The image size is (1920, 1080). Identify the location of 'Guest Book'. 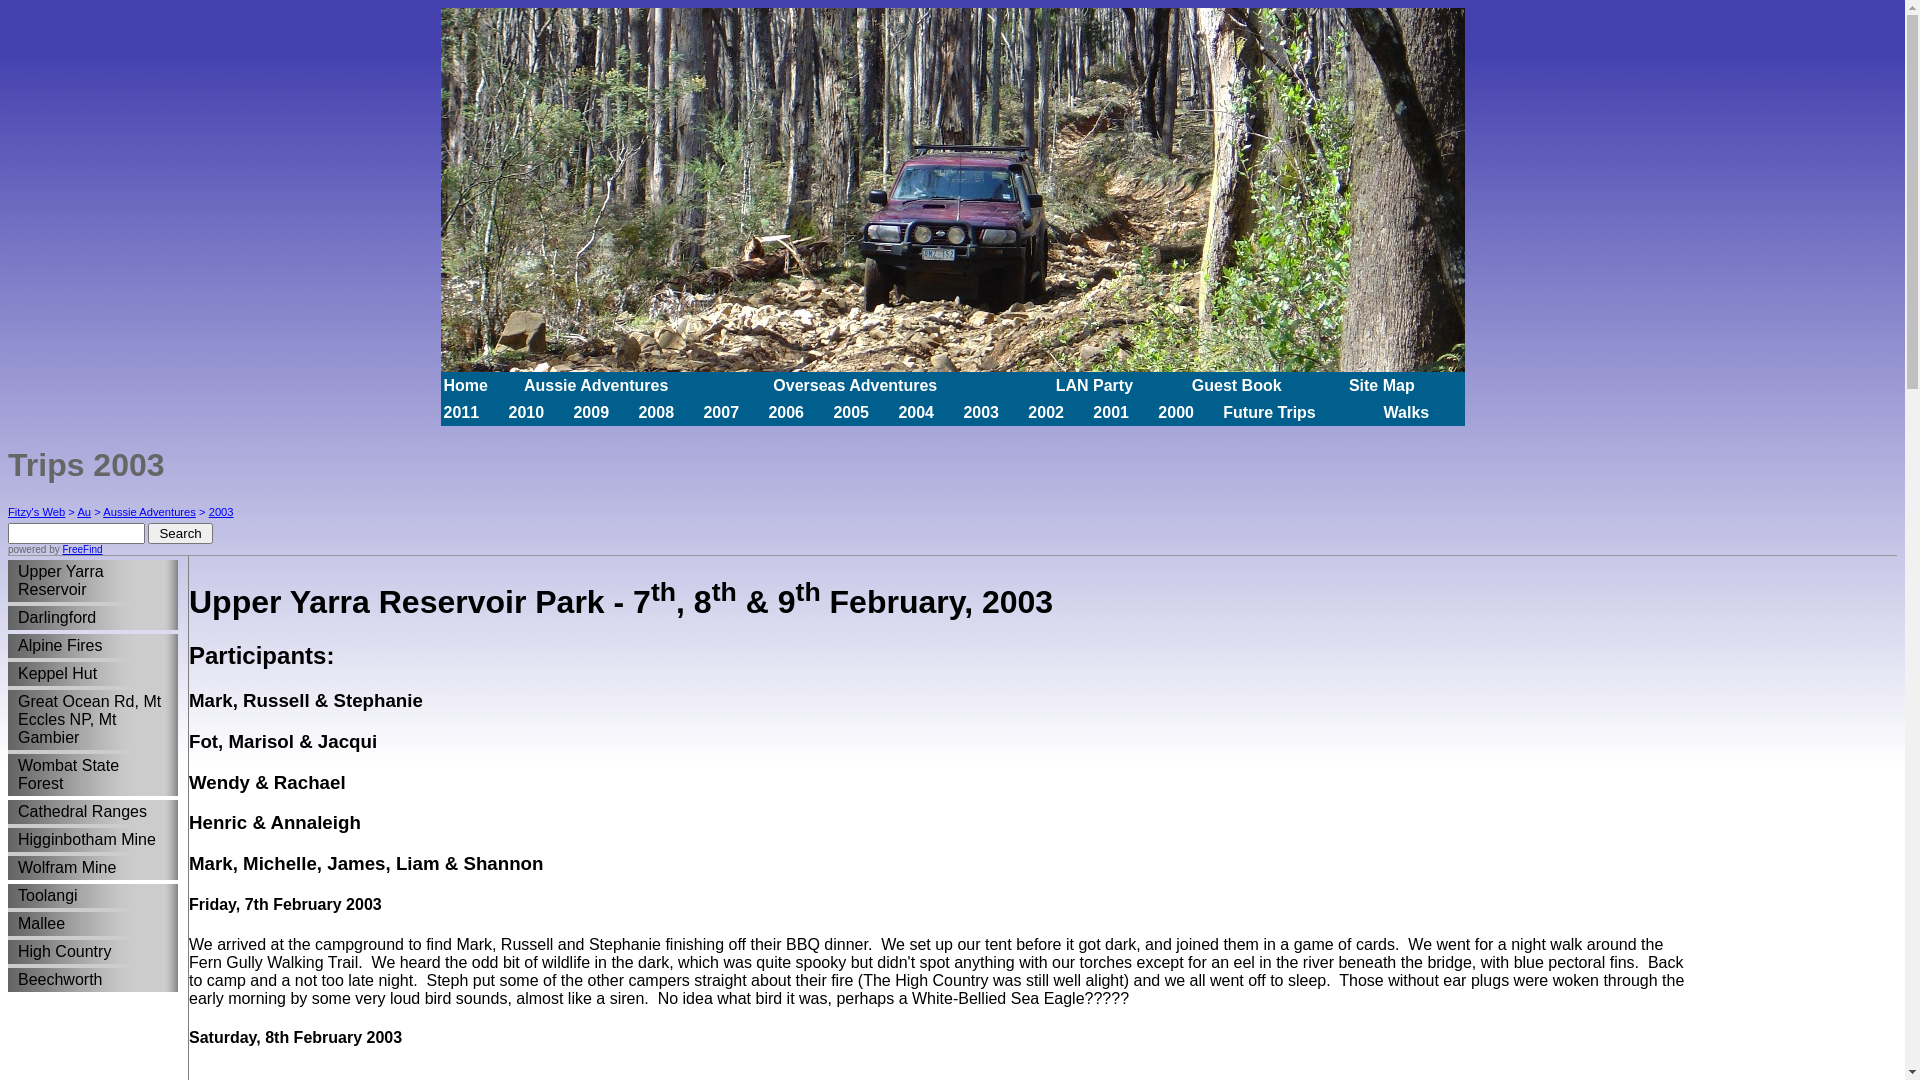
(1236, 384).